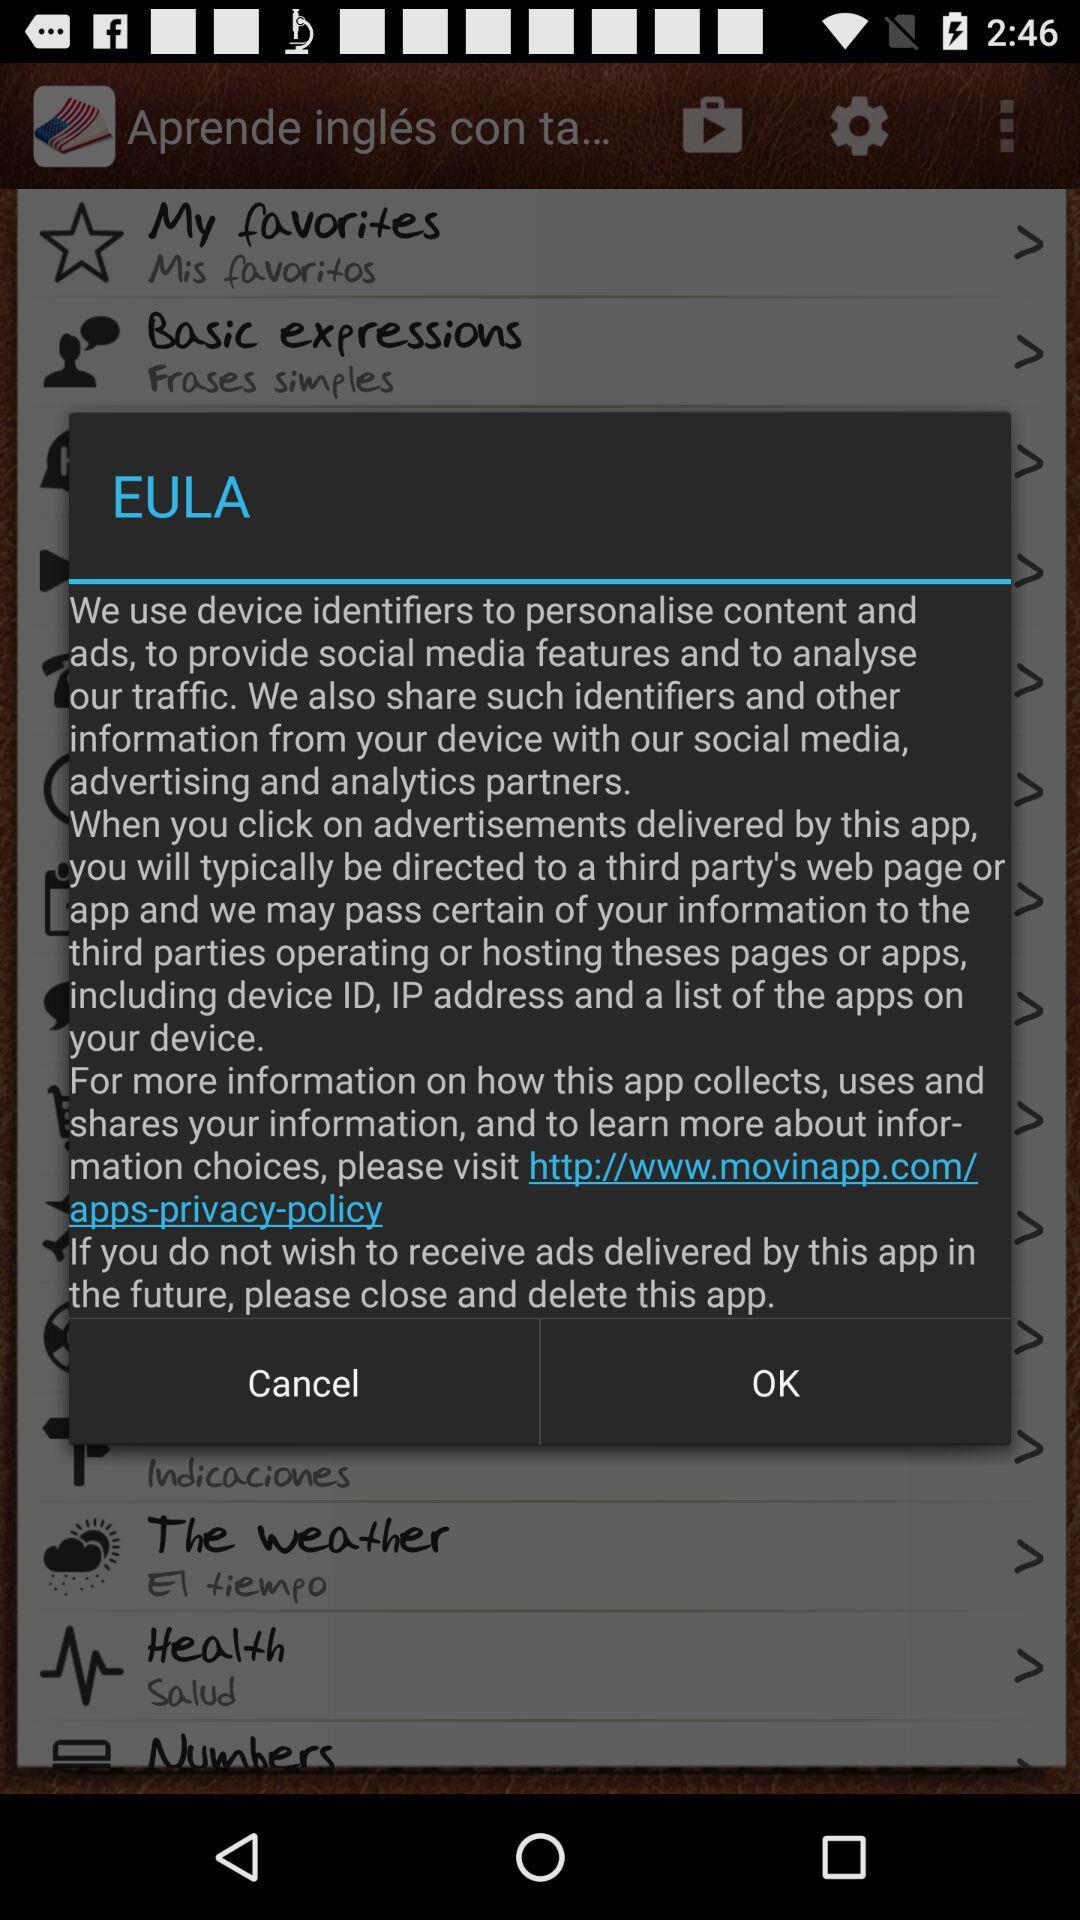  What do you see at coordinates (774, 1381) in the screenshot?
I see `icon at the bottom right corner` at bounding box center [774, 1381].